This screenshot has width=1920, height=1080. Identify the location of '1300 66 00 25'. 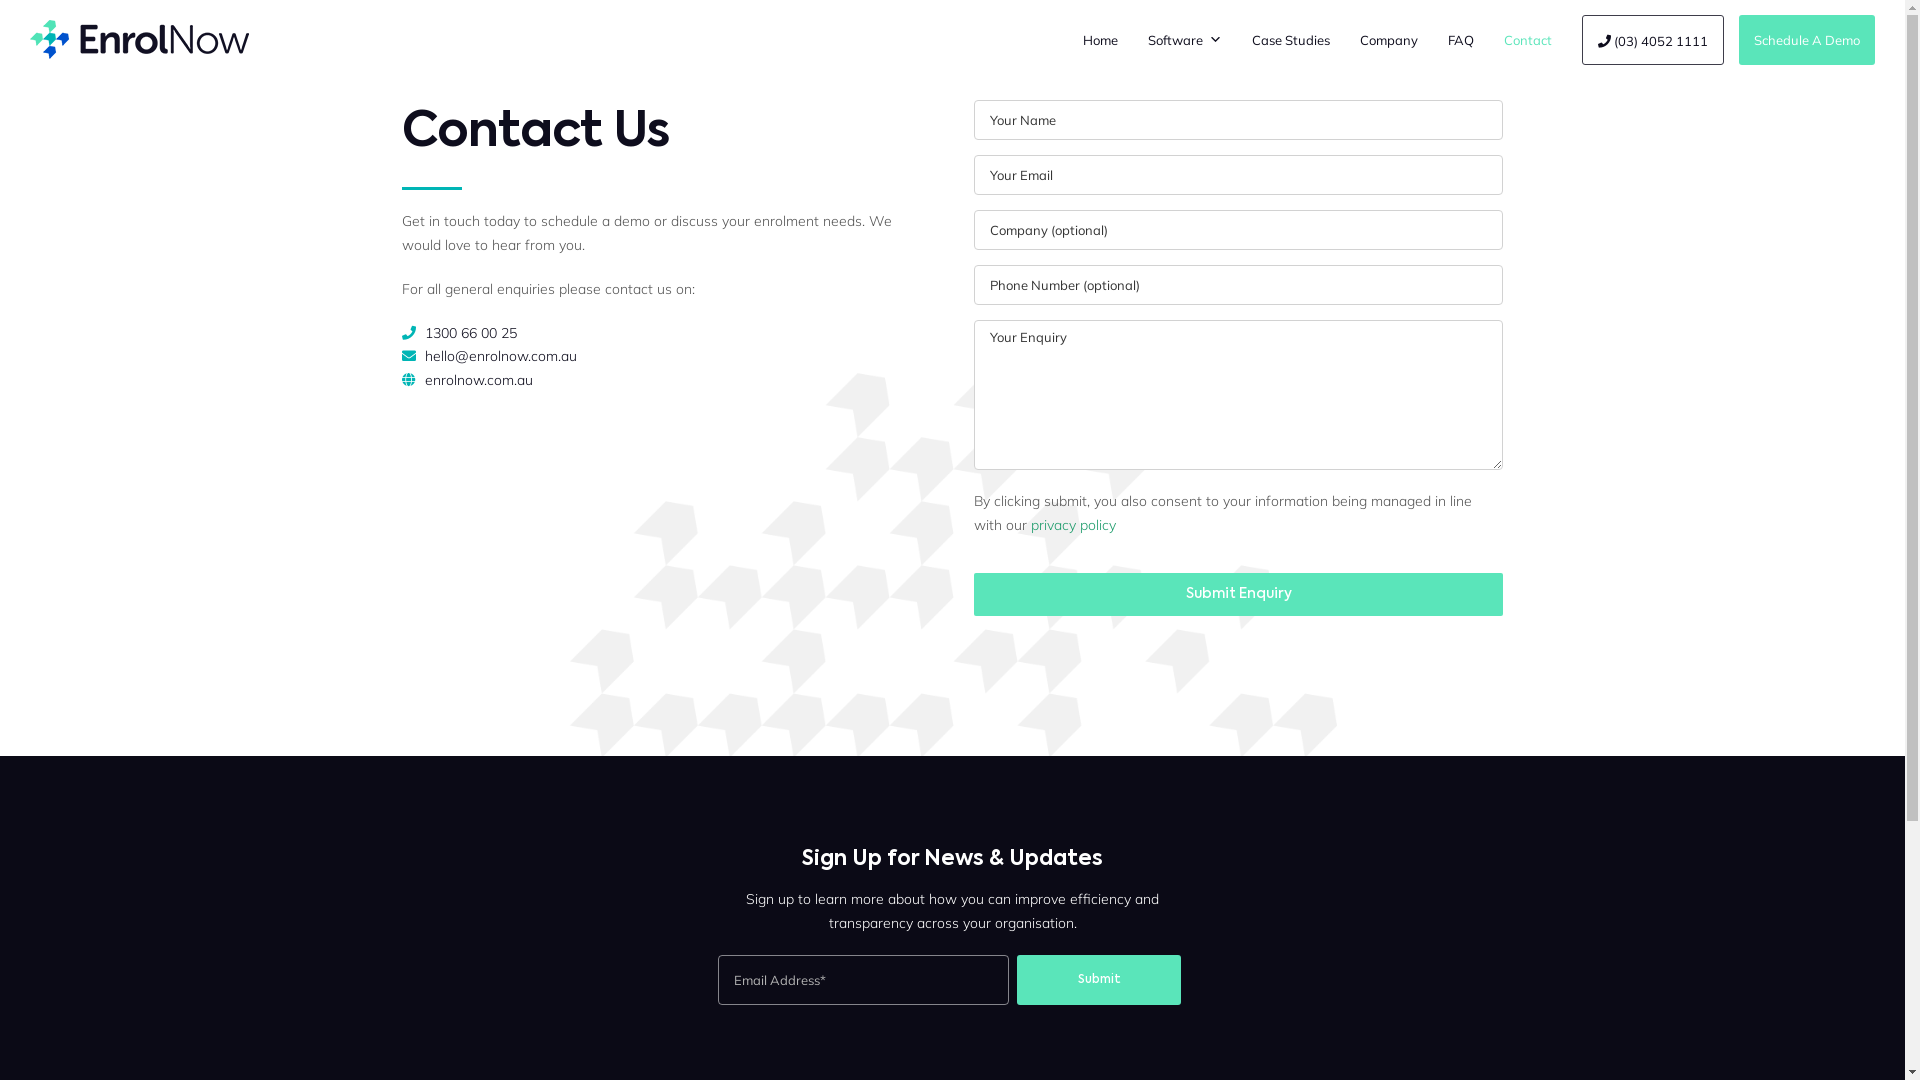
(469, 331).